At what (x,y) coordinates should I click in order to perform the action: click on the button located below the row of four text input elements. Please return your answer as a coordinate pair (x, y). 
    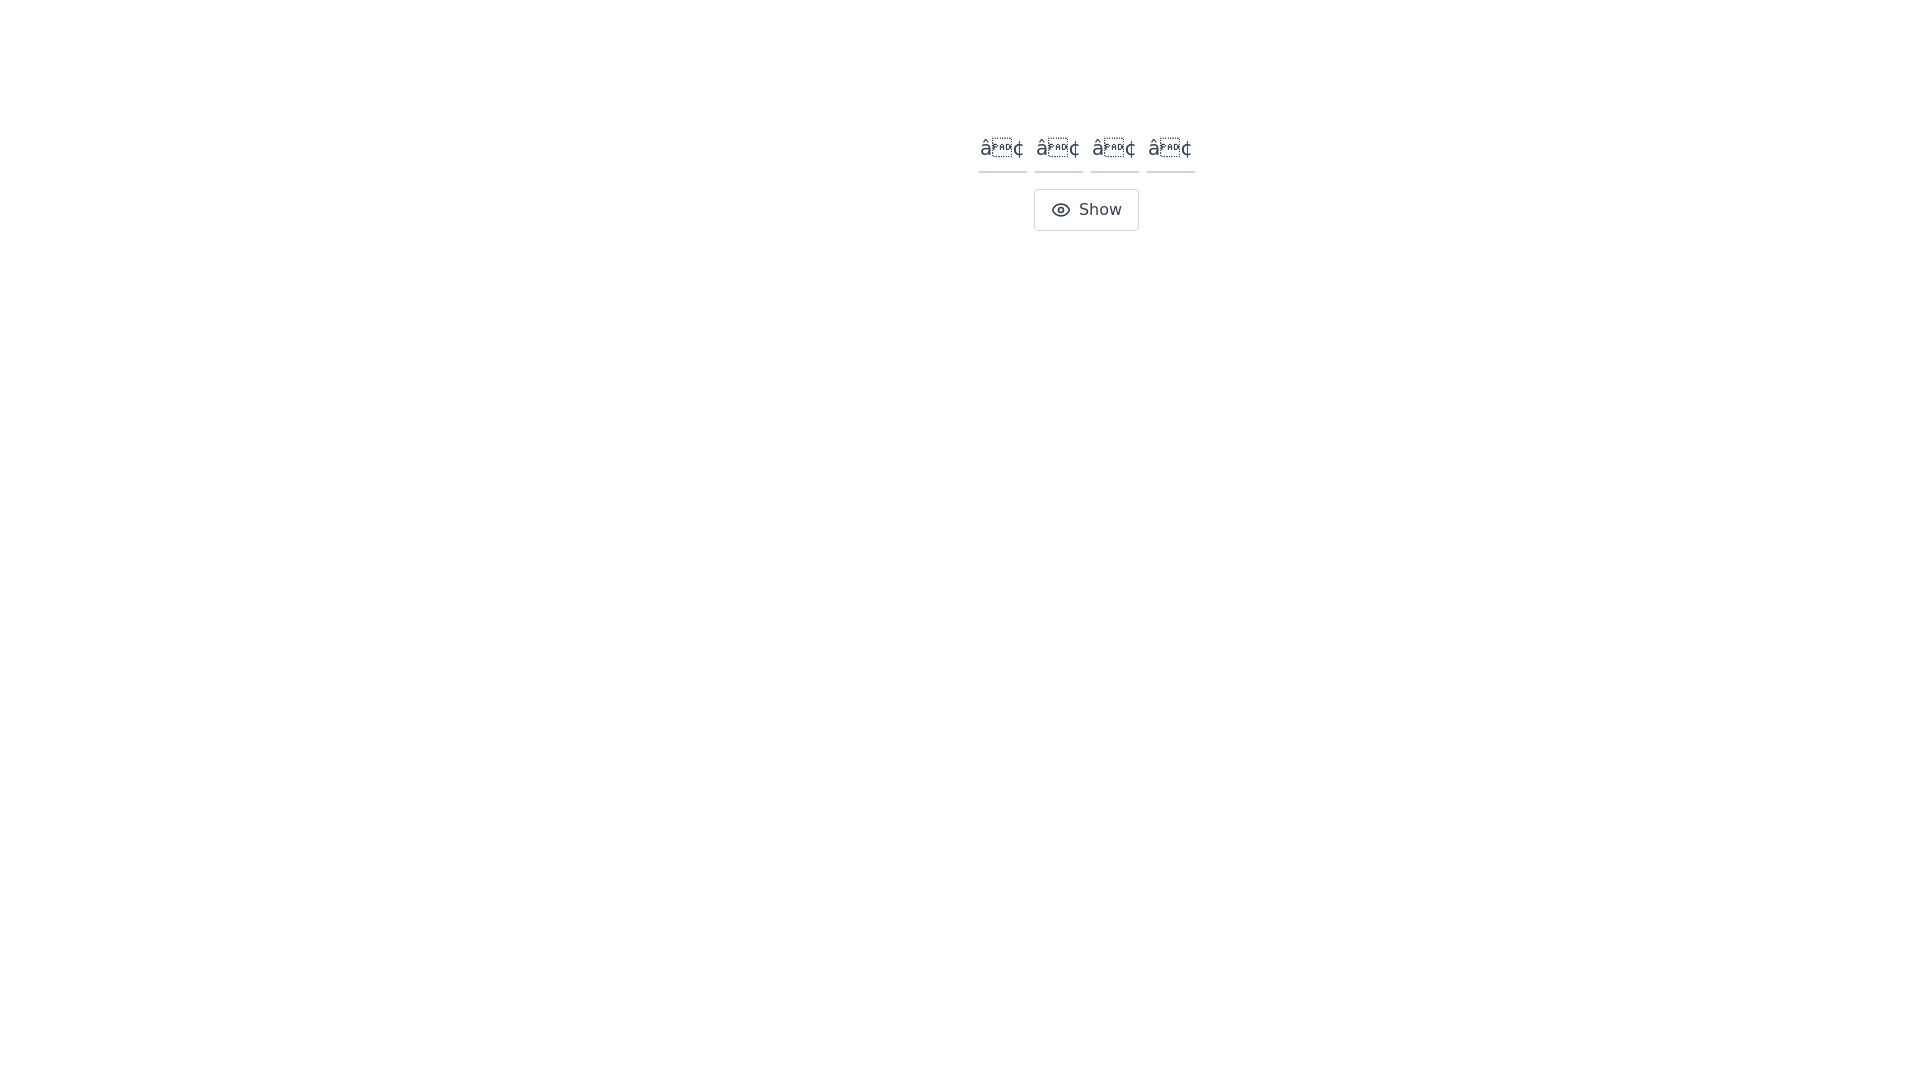
    Looking at the image, I should click on (1085, 209).